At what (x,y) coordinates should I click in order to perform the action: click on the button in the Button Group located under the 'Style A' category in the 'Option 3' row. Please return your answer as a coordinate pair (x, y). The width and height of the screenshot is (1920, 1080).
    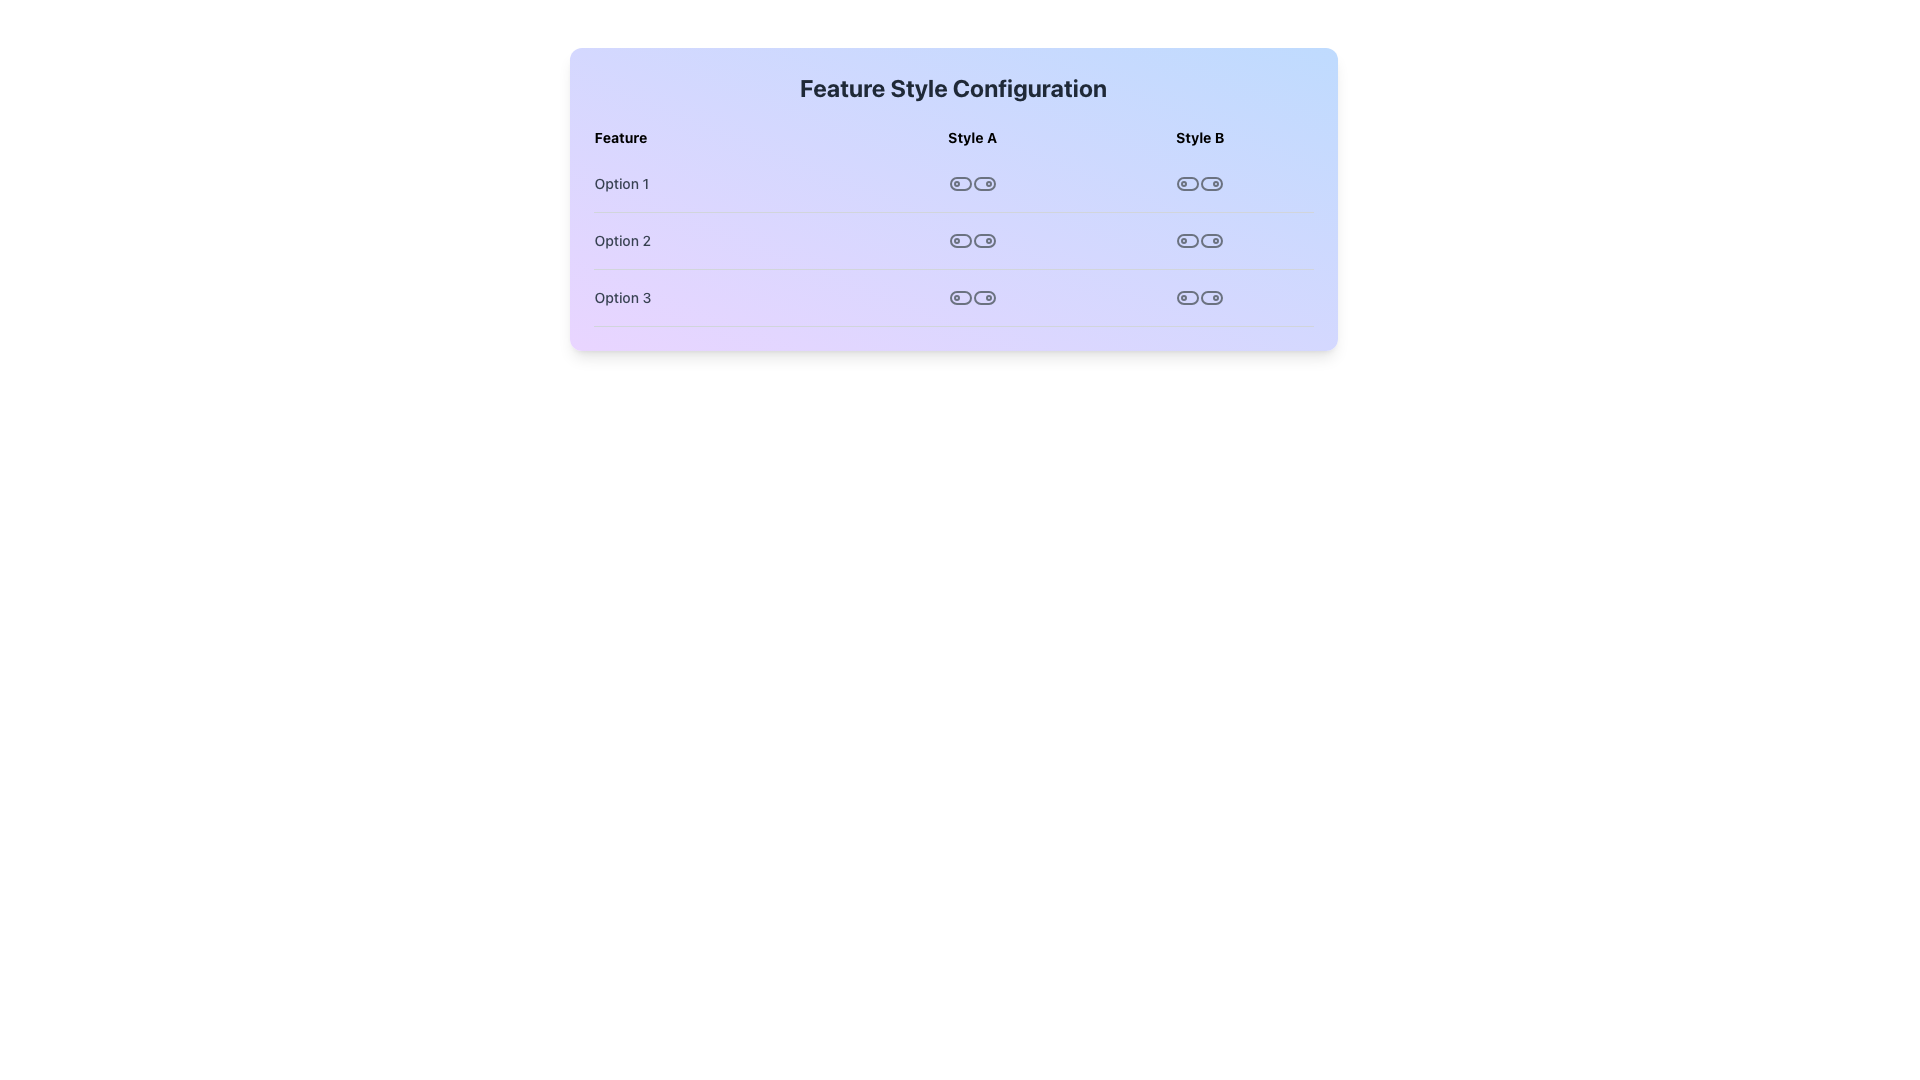
    Looking at the image, I should click on (972, 297).